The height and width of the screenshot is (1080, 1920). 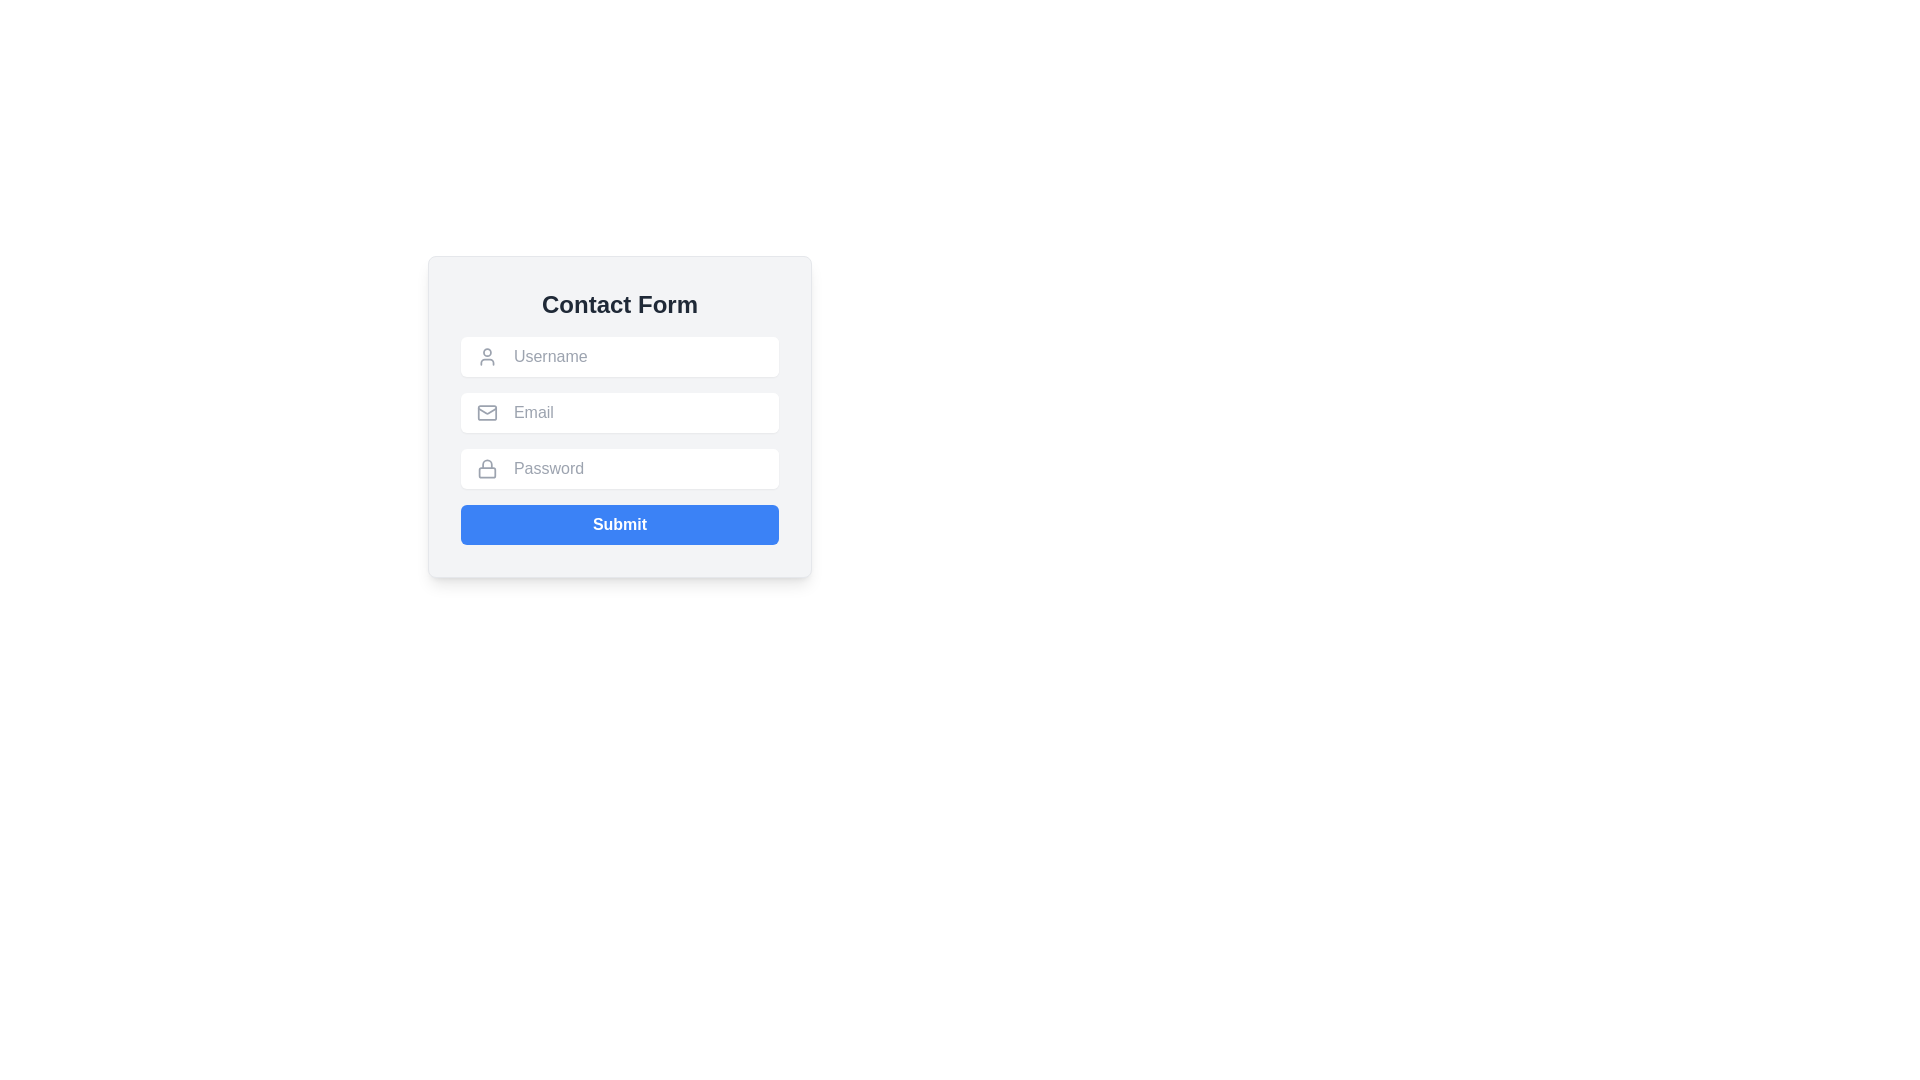 What do you see at coordinates (487, 411) in the screenshot?
I see `the mail envelope icon located inside the 'Contact Form' email input field, positioned to the left of the email text area` at bounding box center [487, 411].